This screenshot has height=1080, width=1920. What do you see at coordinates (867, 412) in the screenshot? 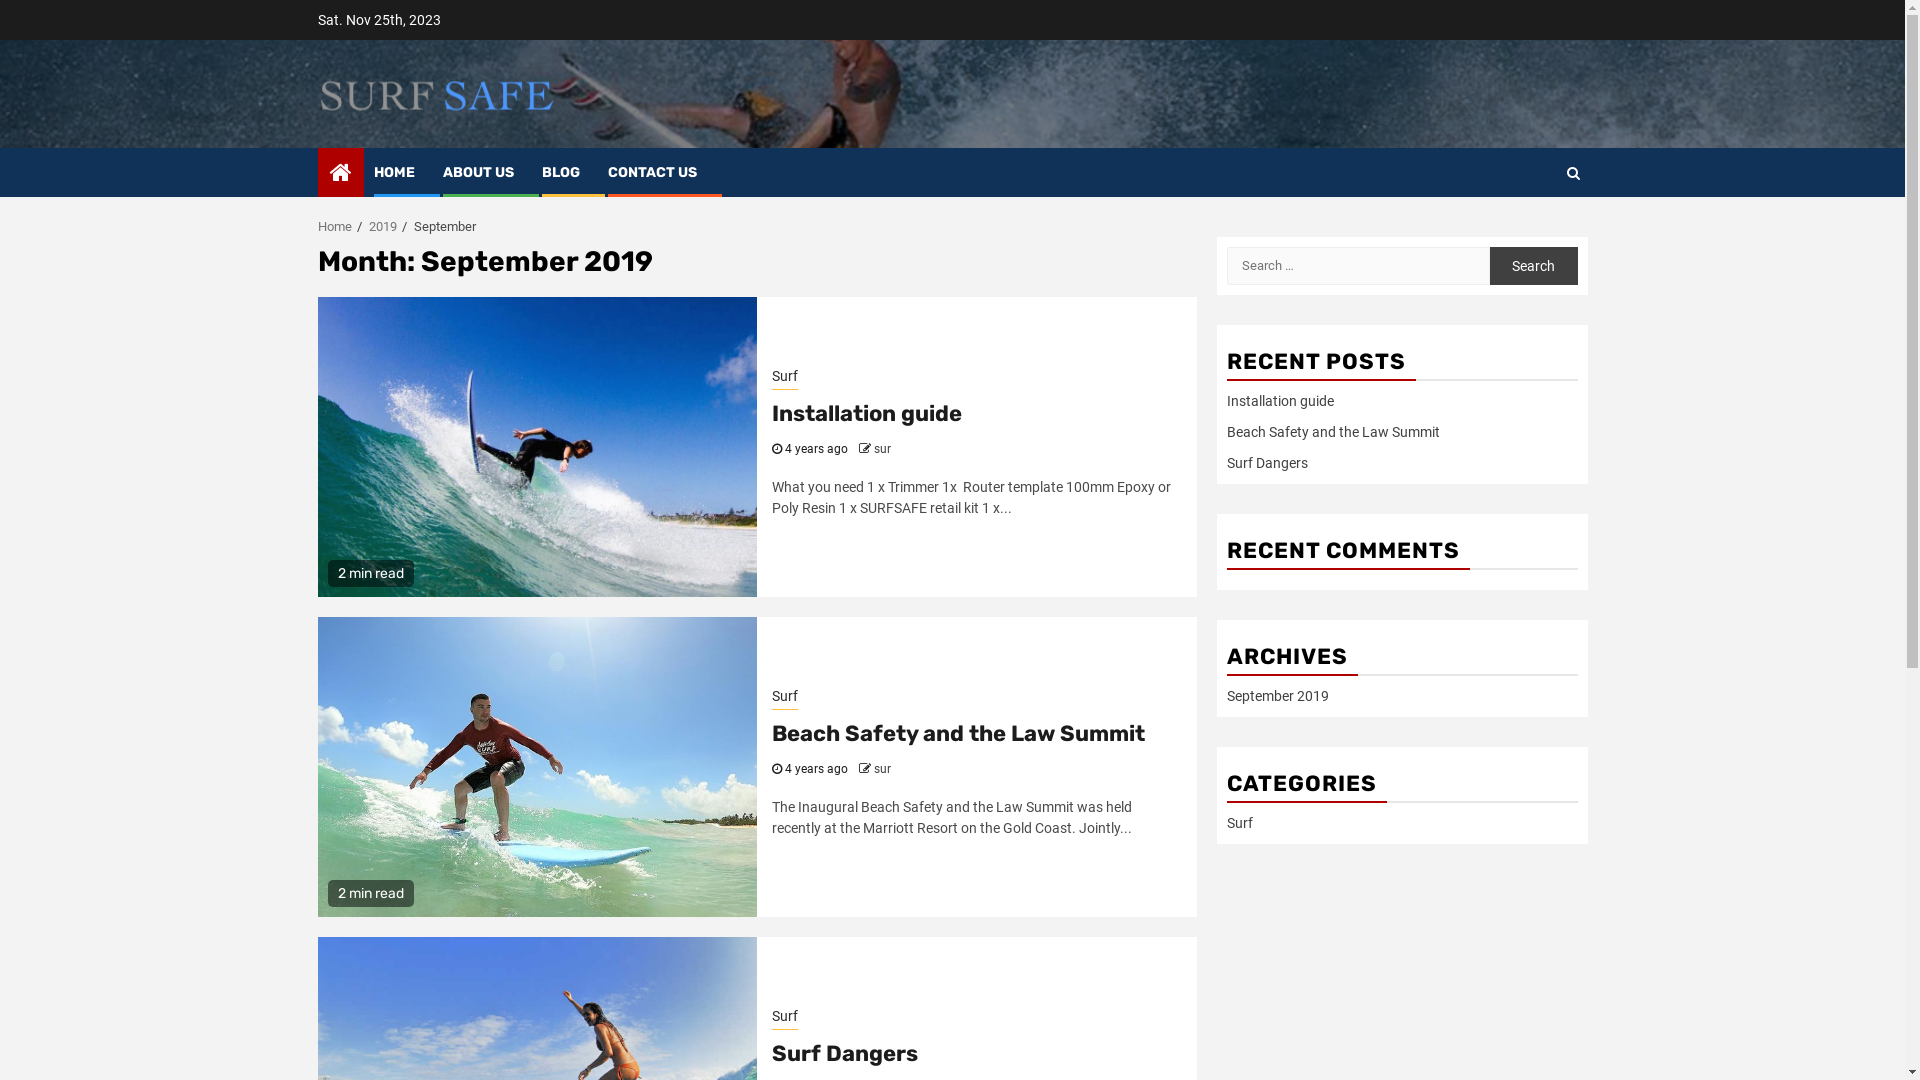
I see `'Installation guide'` at bounding box center [867, 412].